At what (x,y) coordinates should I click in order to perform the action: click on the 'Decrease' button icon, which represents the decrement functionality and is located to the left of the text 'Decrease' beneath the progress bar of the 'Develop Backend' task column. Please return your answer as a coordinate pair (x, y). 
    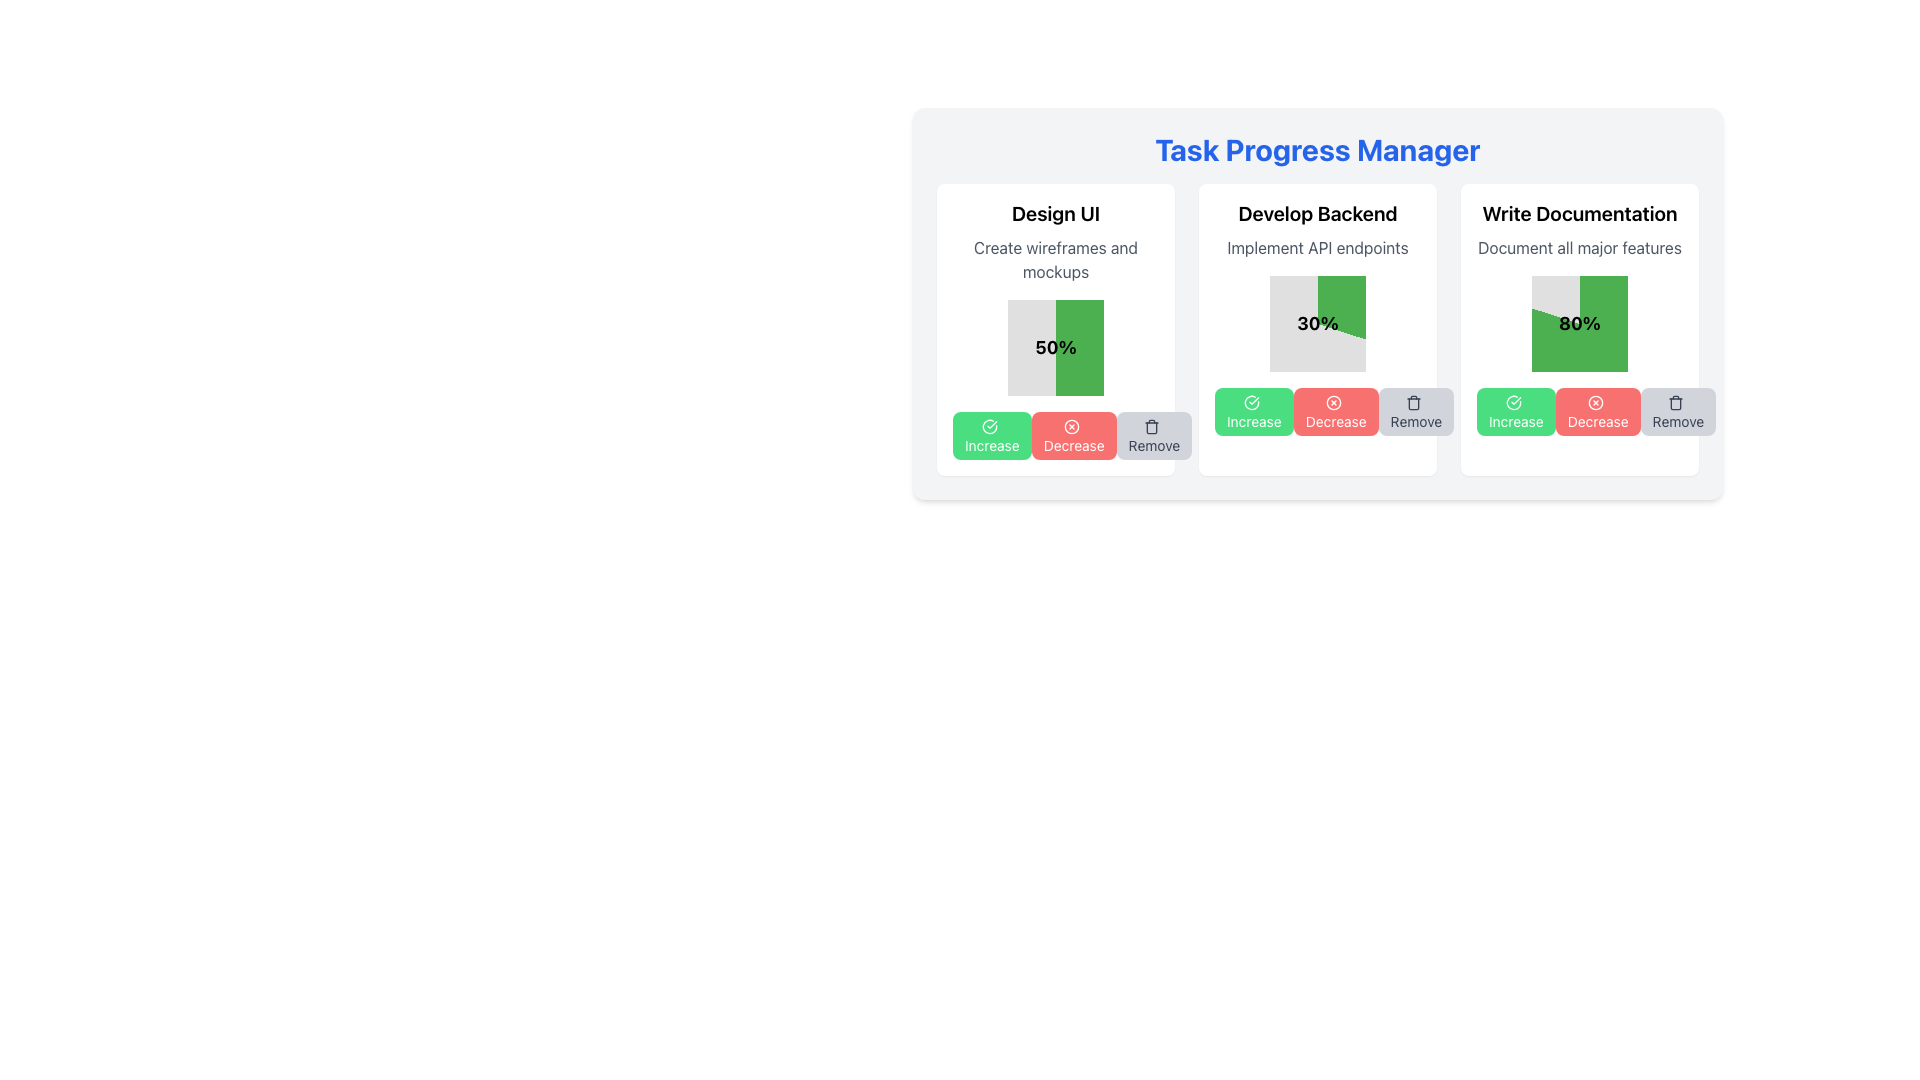
    Looking at the image, I should click on (1334, 403).